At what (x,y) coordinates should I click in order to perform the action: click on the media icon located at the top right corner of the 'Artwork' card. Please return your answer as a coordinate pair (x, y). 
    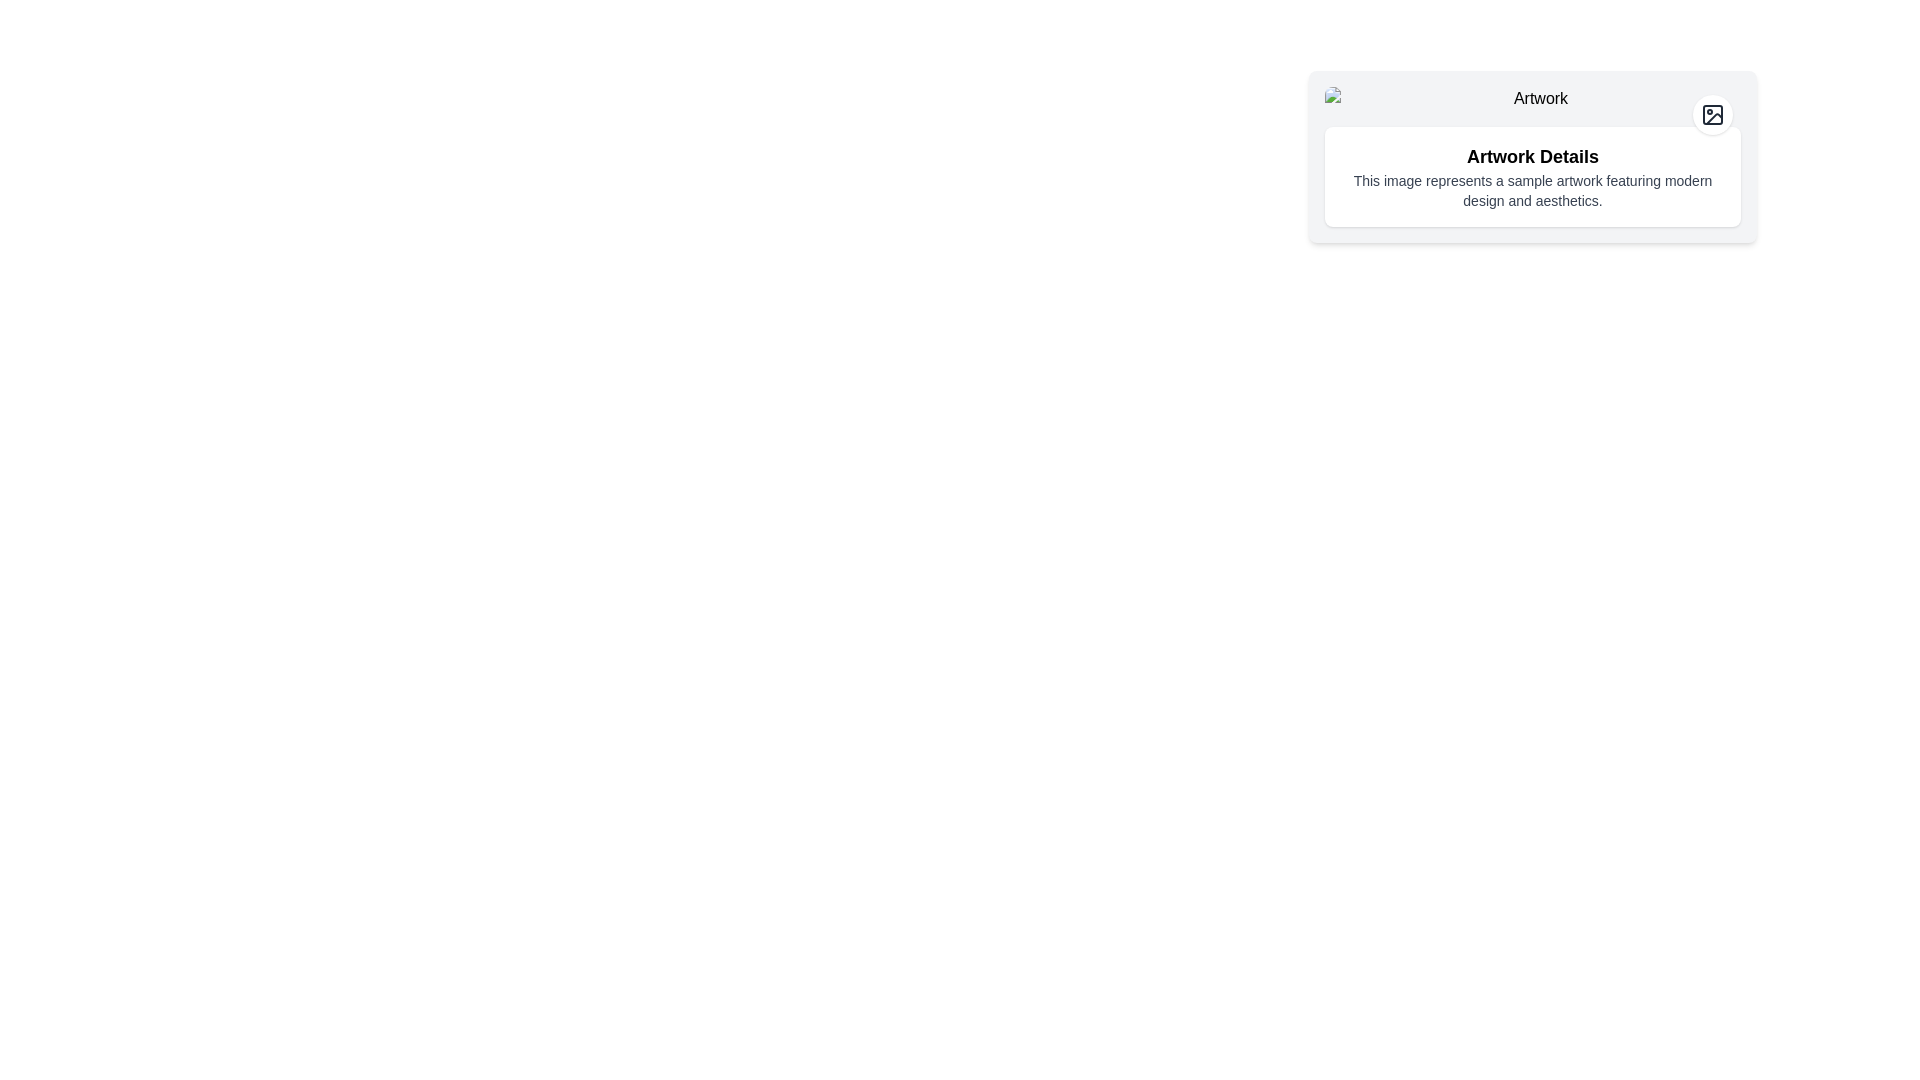
    Looking at the image, I should click on (1712, 115).